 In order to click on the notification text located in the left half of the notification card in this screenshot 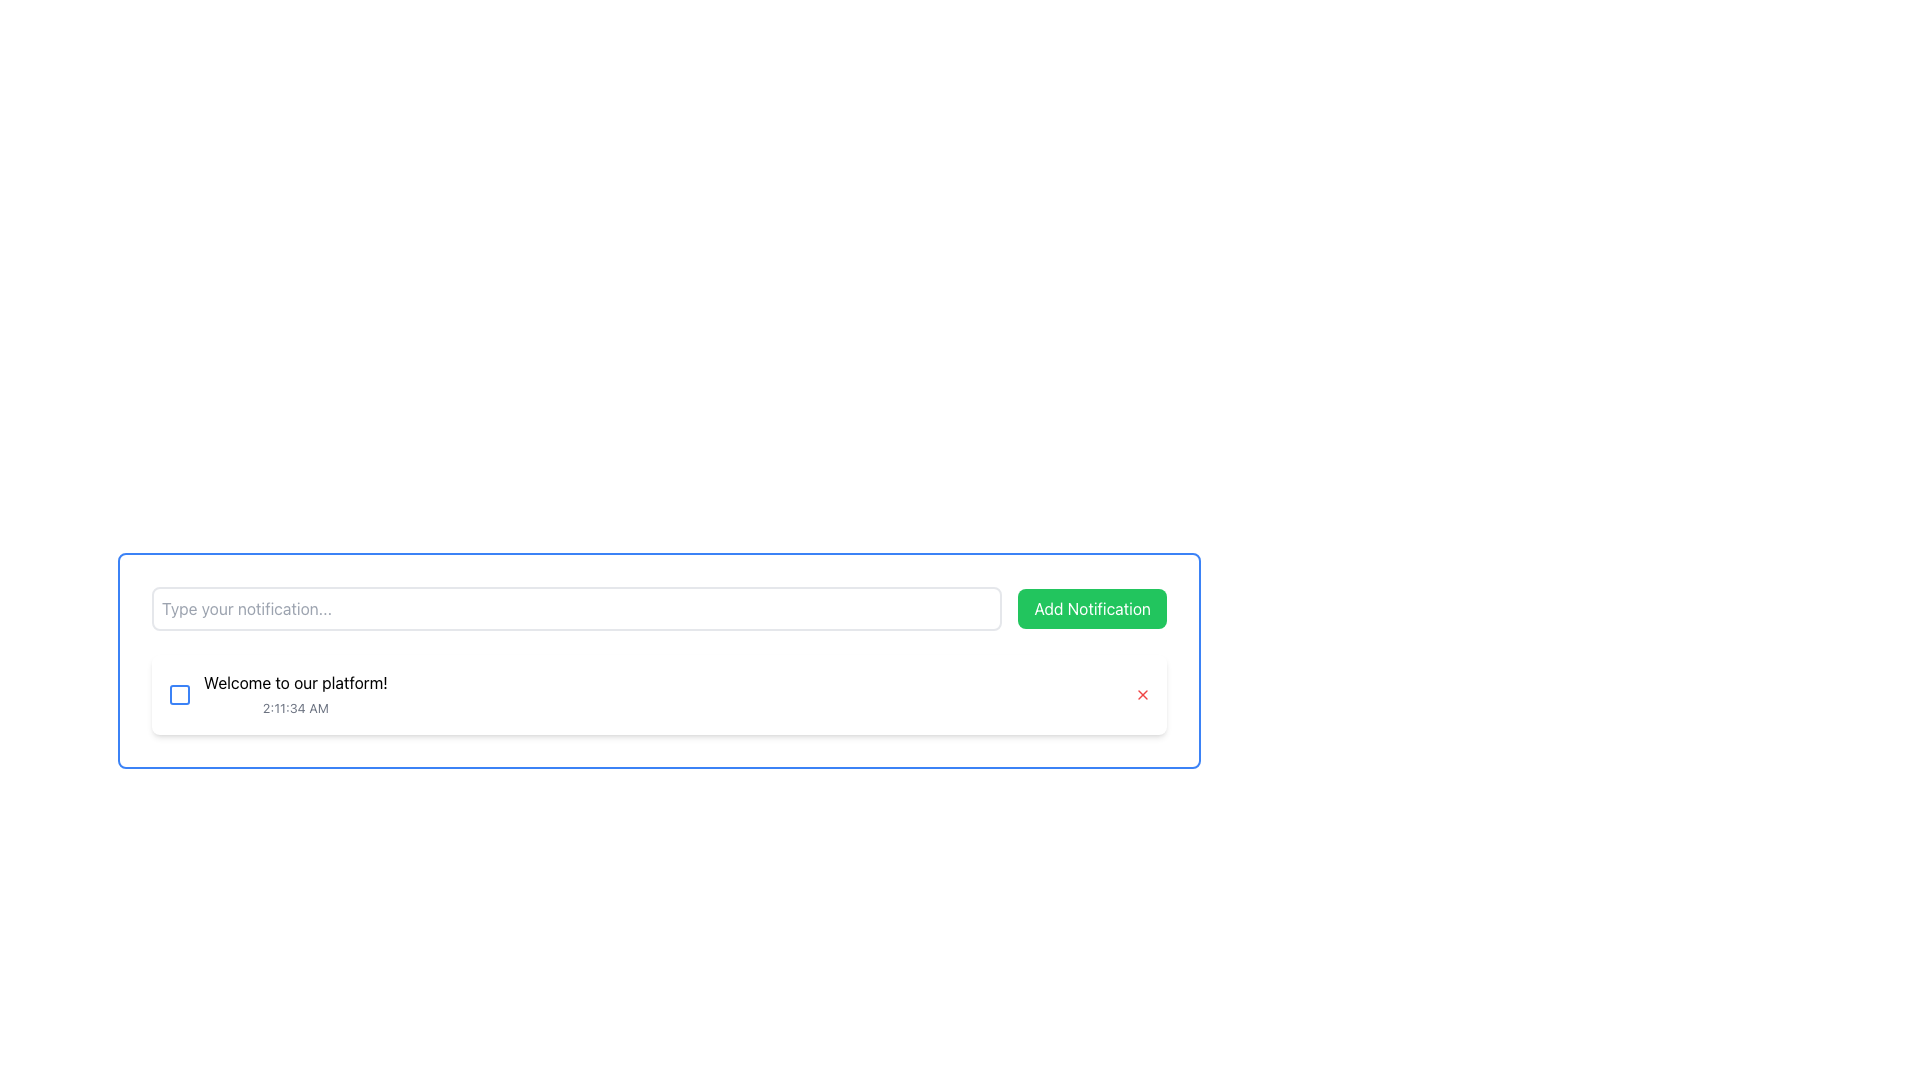, I will do `click(277, 693)`.